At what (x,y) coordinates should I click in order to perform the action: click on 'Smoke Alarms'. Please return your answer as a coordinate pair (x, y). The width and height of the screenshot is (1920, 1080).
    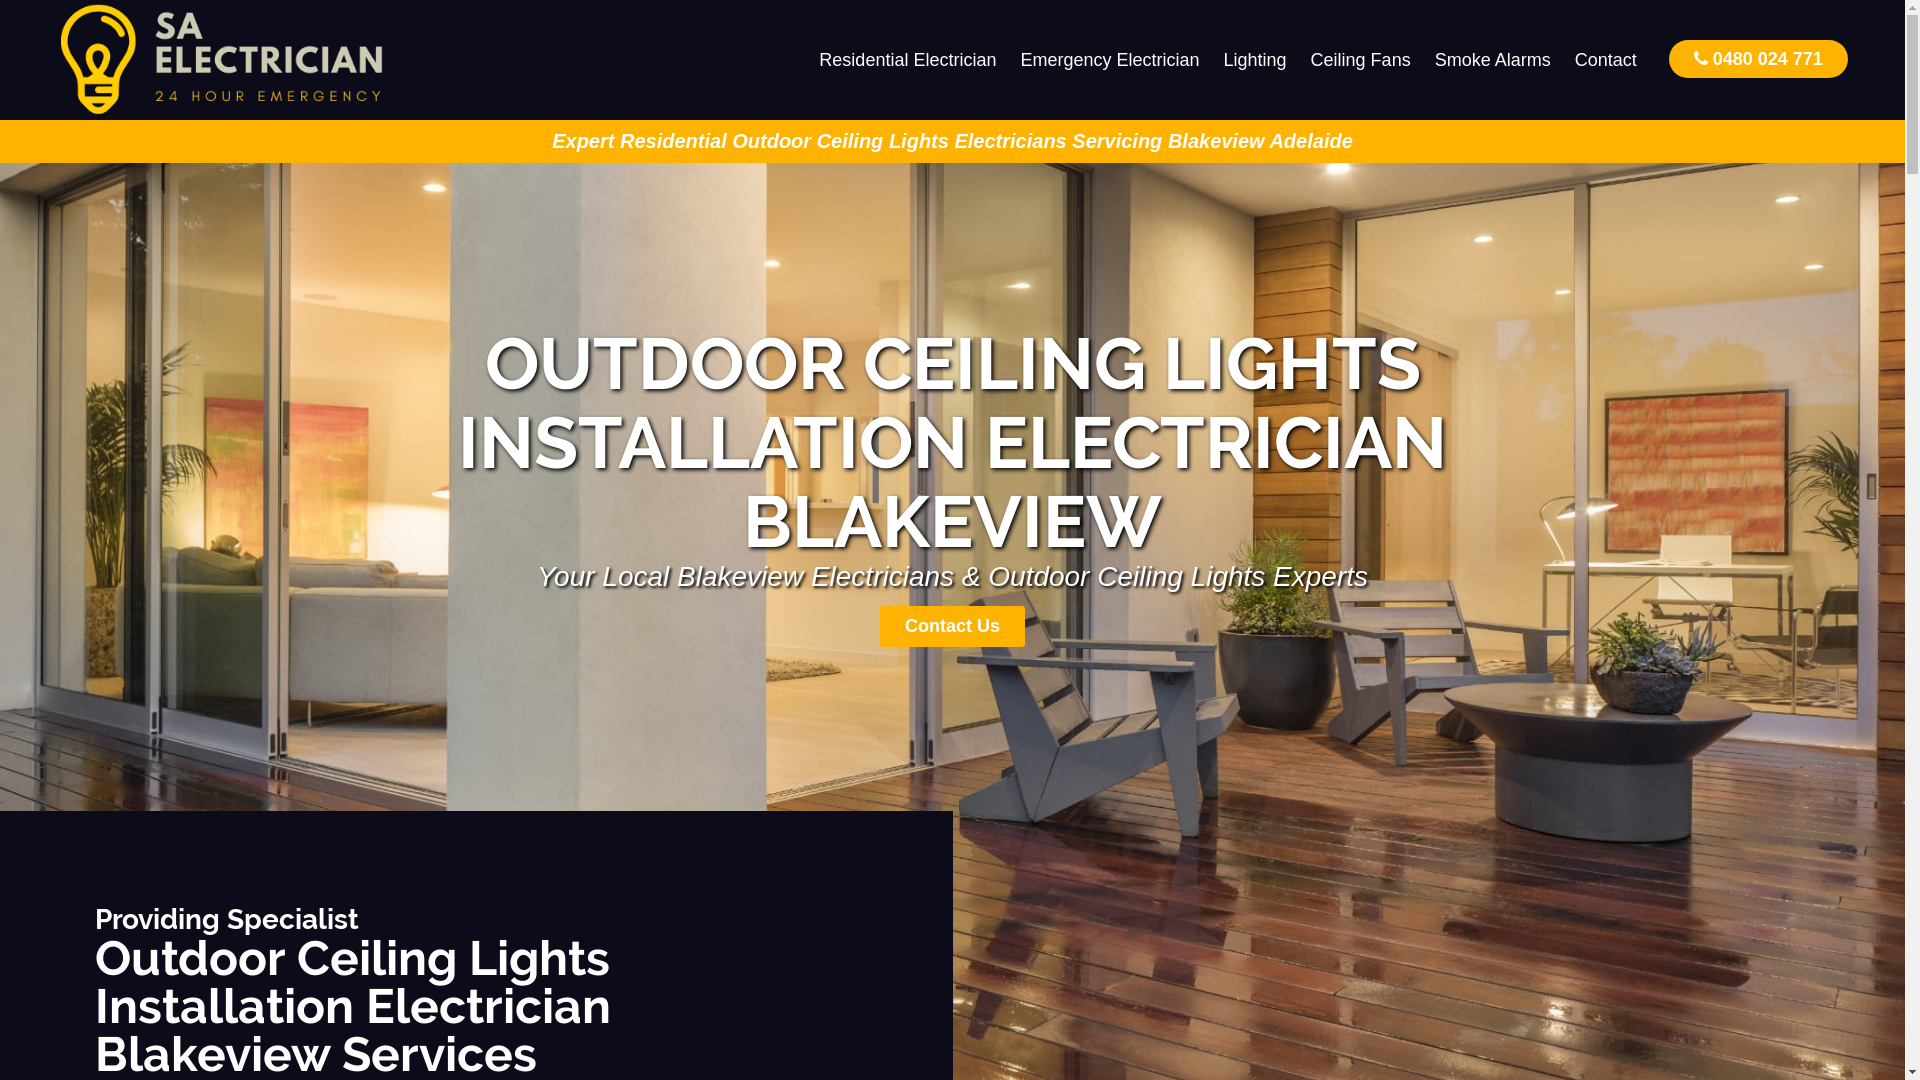
    Looking at the image, I should click on (1492, 59).